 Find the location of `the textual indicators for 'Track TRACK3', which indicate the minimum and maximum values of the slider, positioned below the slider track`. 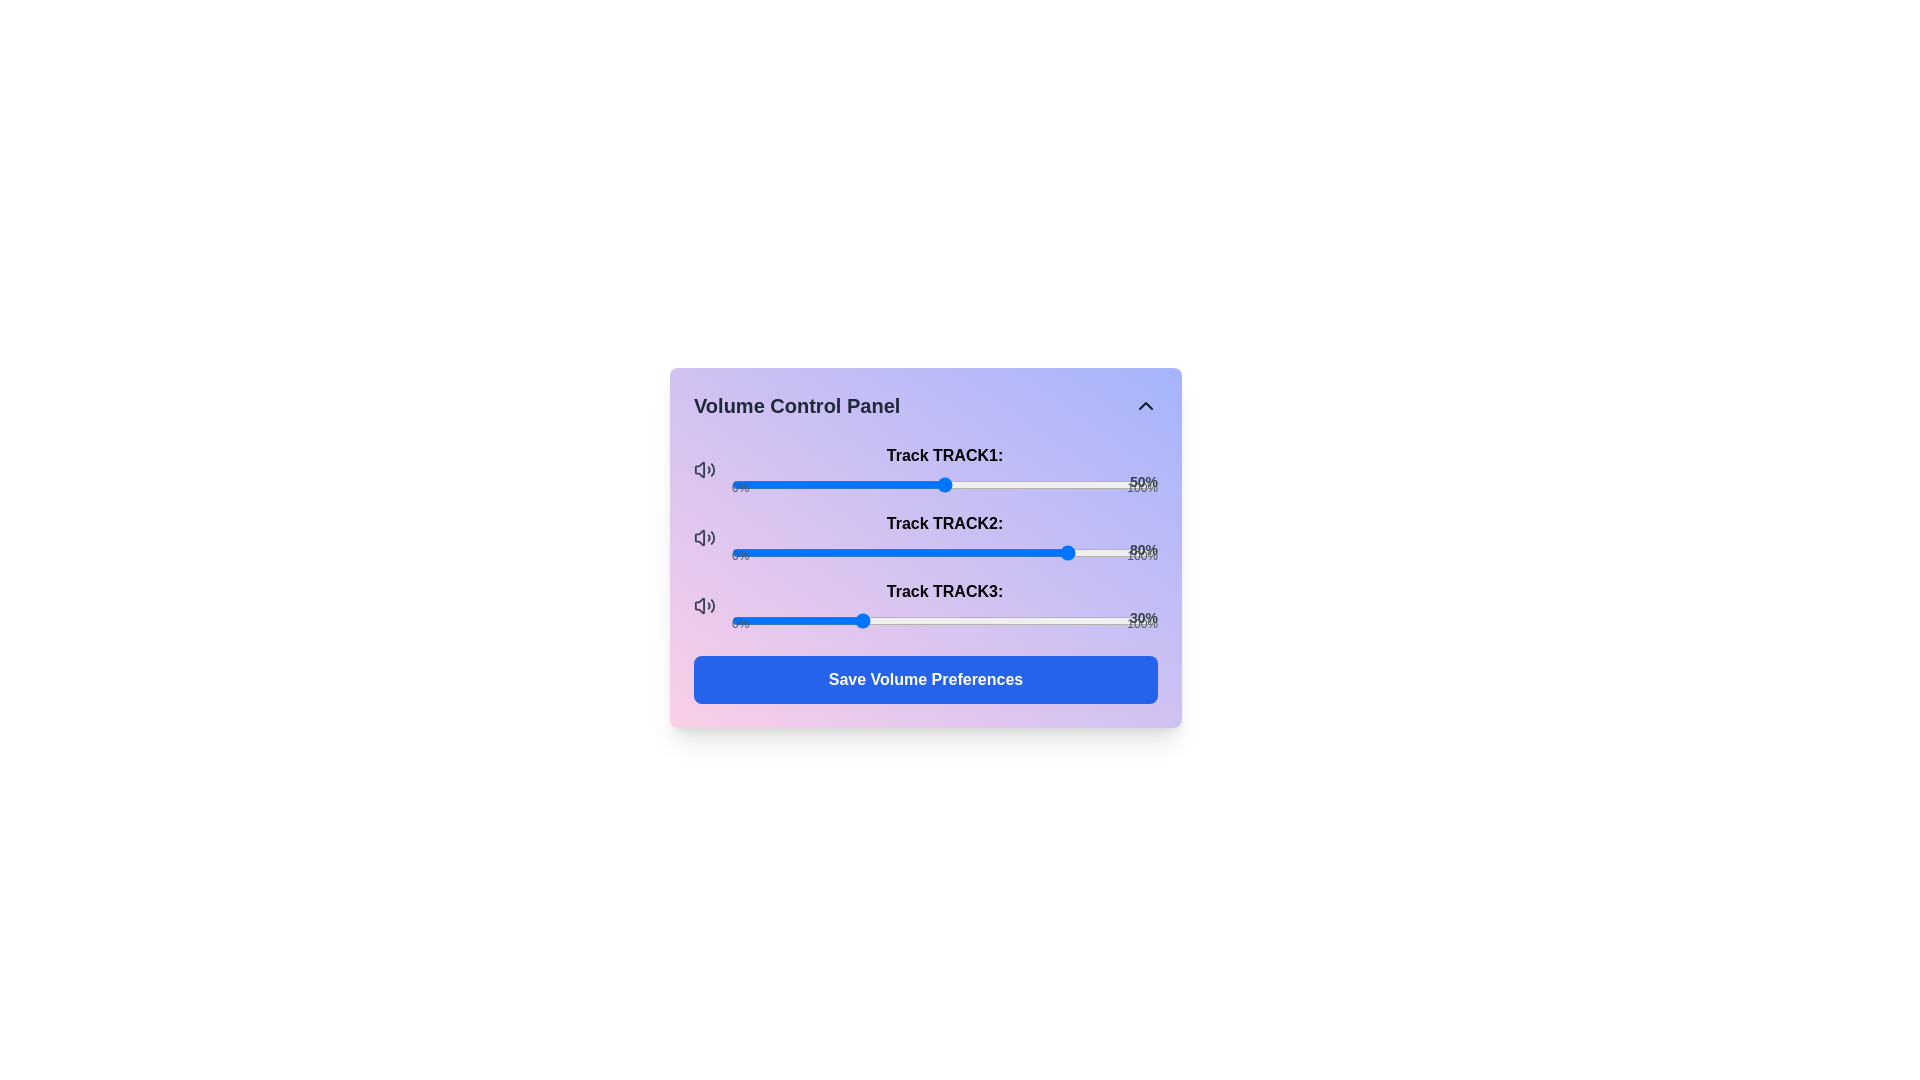

the textual indicators for 'Track TRACK3', which indicate the minimum and maximum values of the slider, positioned below the slider track is located at coordinates (944, 623).